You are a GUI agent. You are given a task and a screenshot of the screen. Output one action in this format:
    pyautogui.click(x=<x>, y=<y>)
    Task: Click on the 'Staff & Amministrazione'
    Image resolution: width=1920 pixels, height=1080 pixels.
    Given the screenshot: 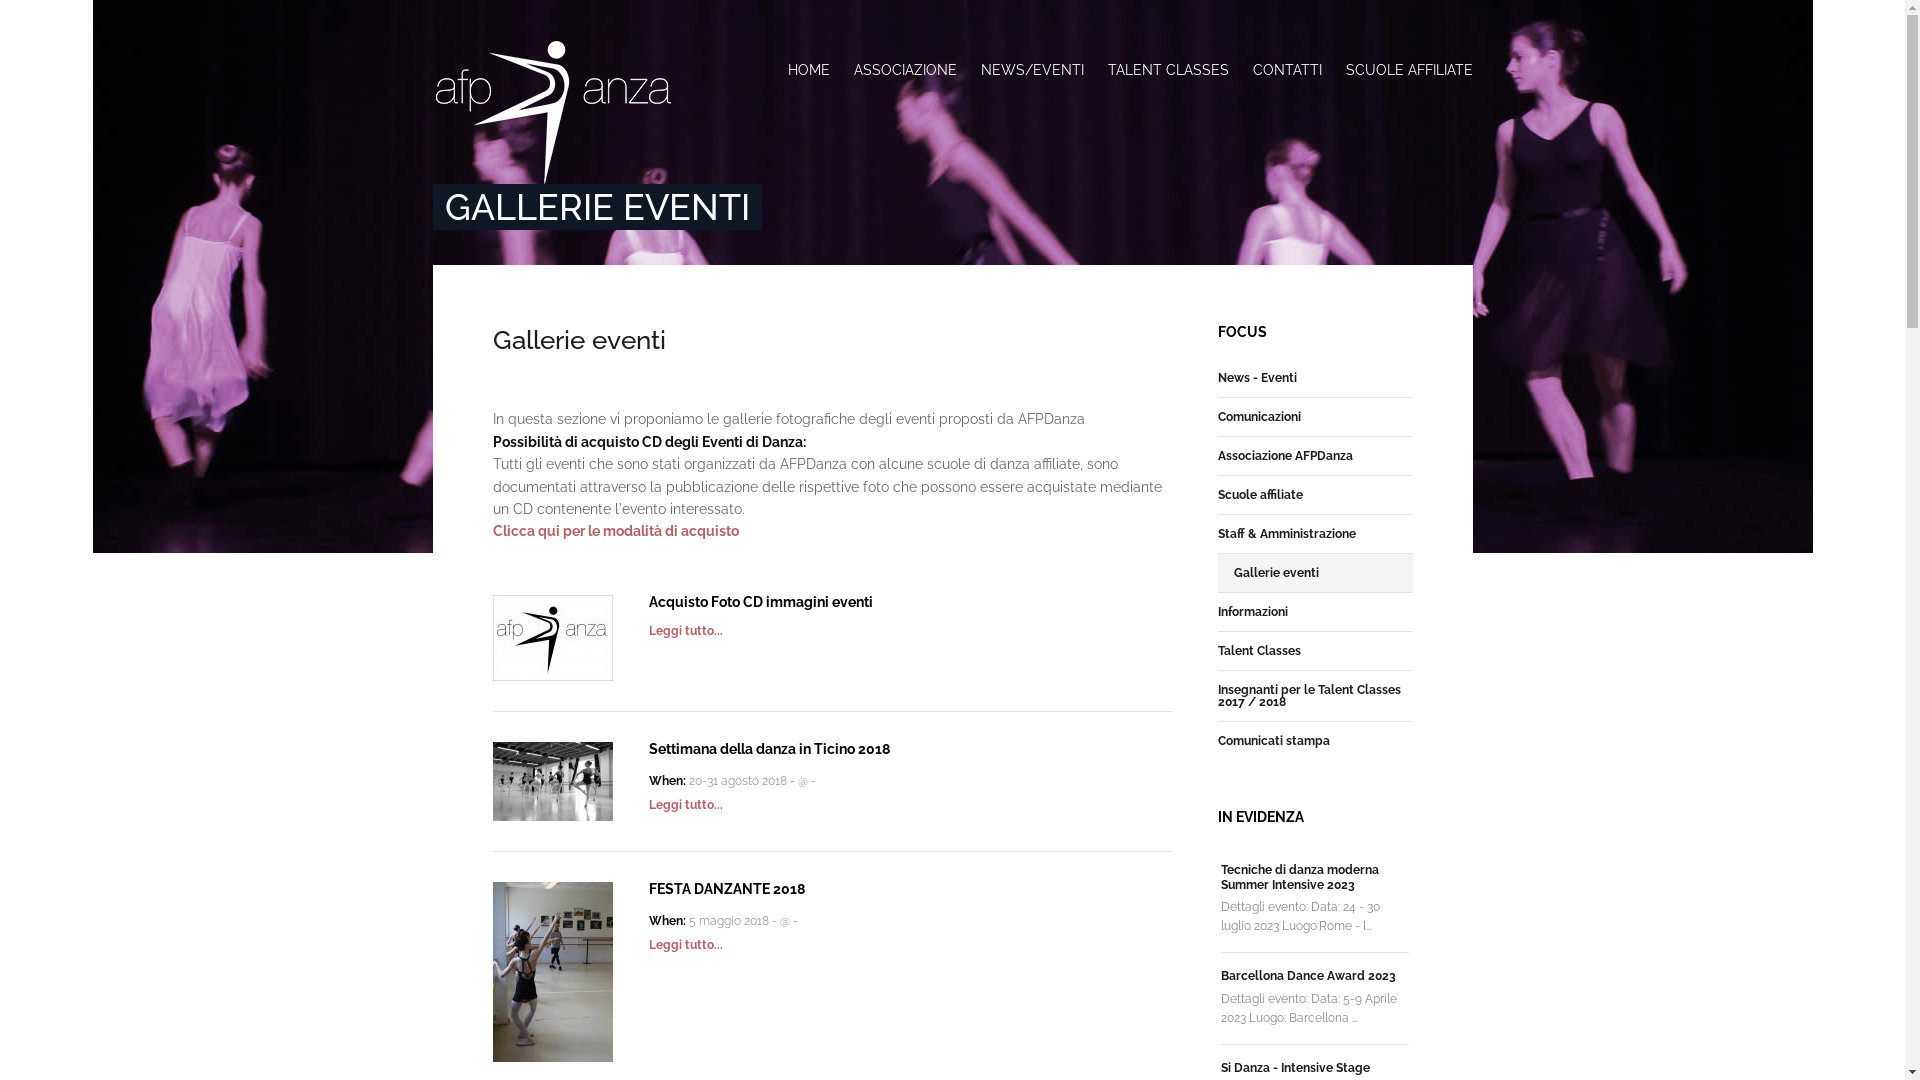 What is the action you would take?
    pyautogui.click(x=1286, y=532)
    